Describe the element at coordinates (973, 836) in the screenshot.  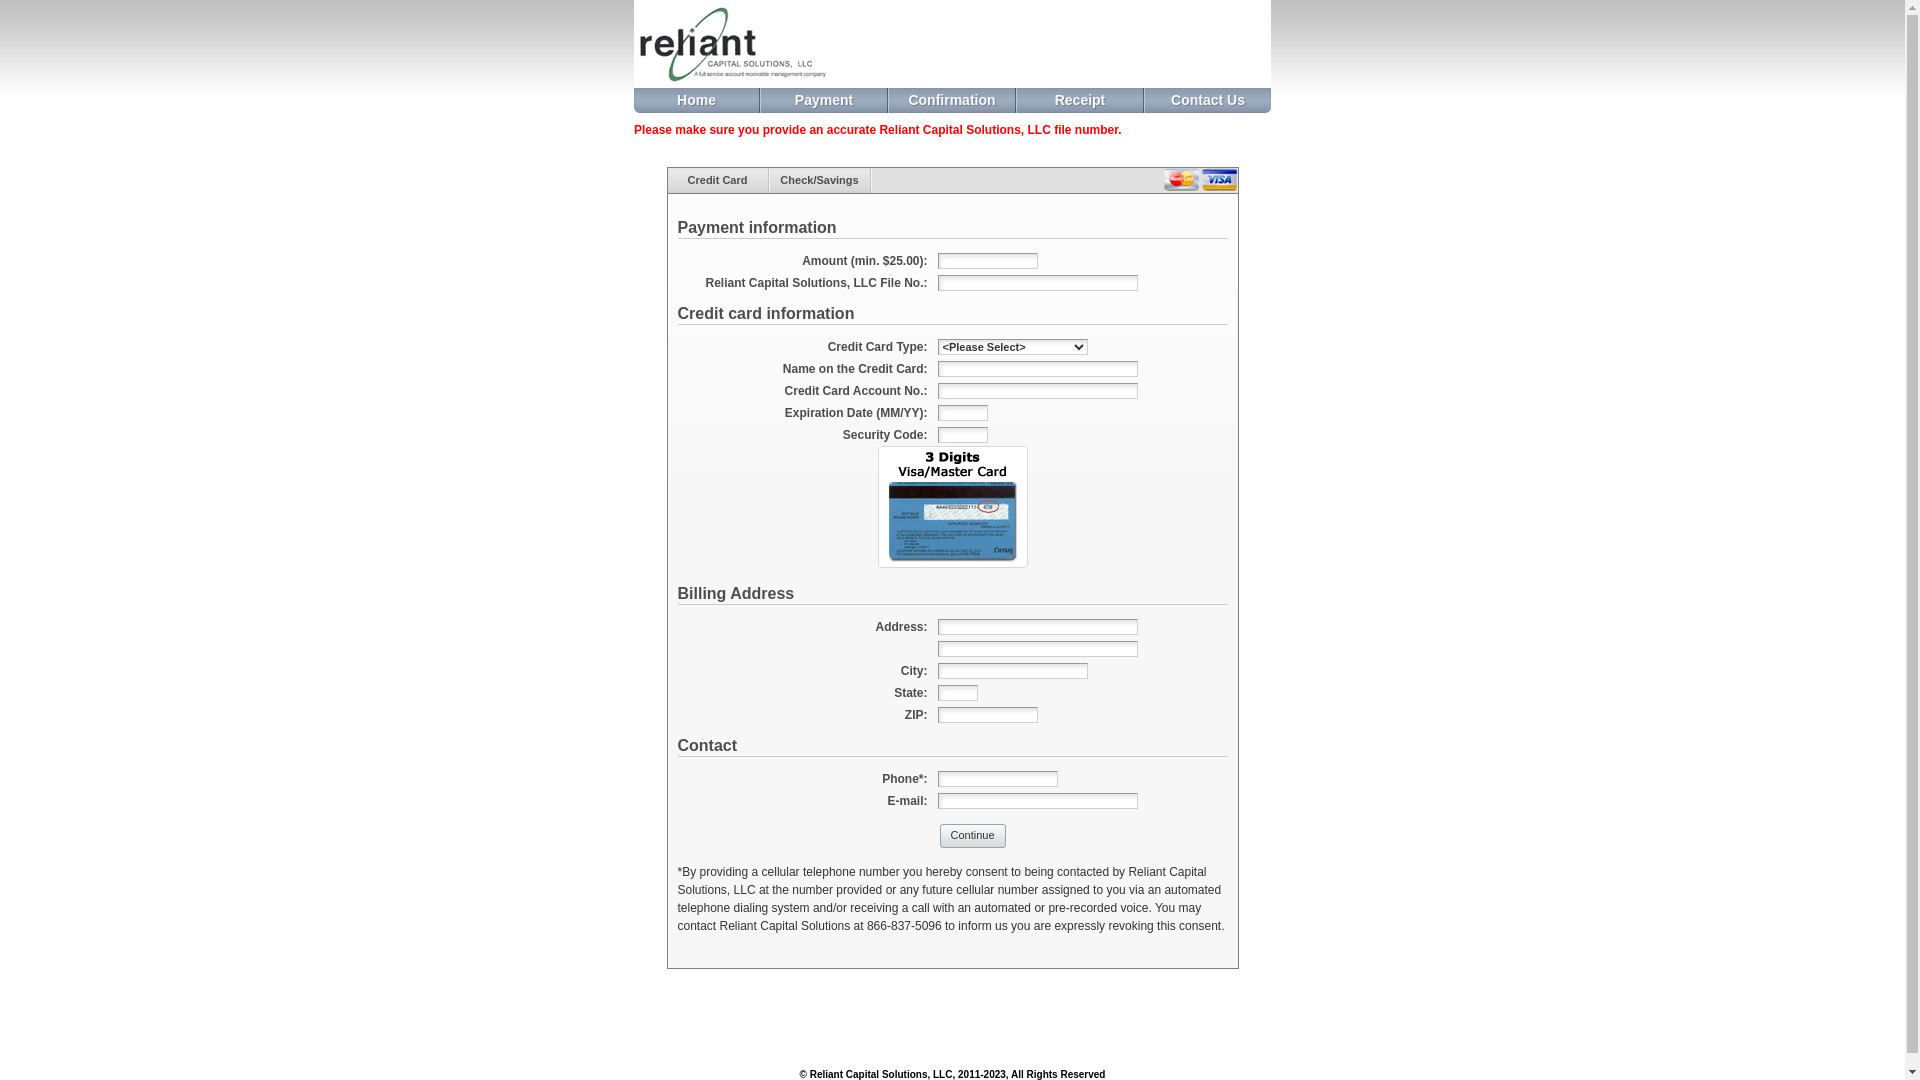
I see `'Continue'` at that location.